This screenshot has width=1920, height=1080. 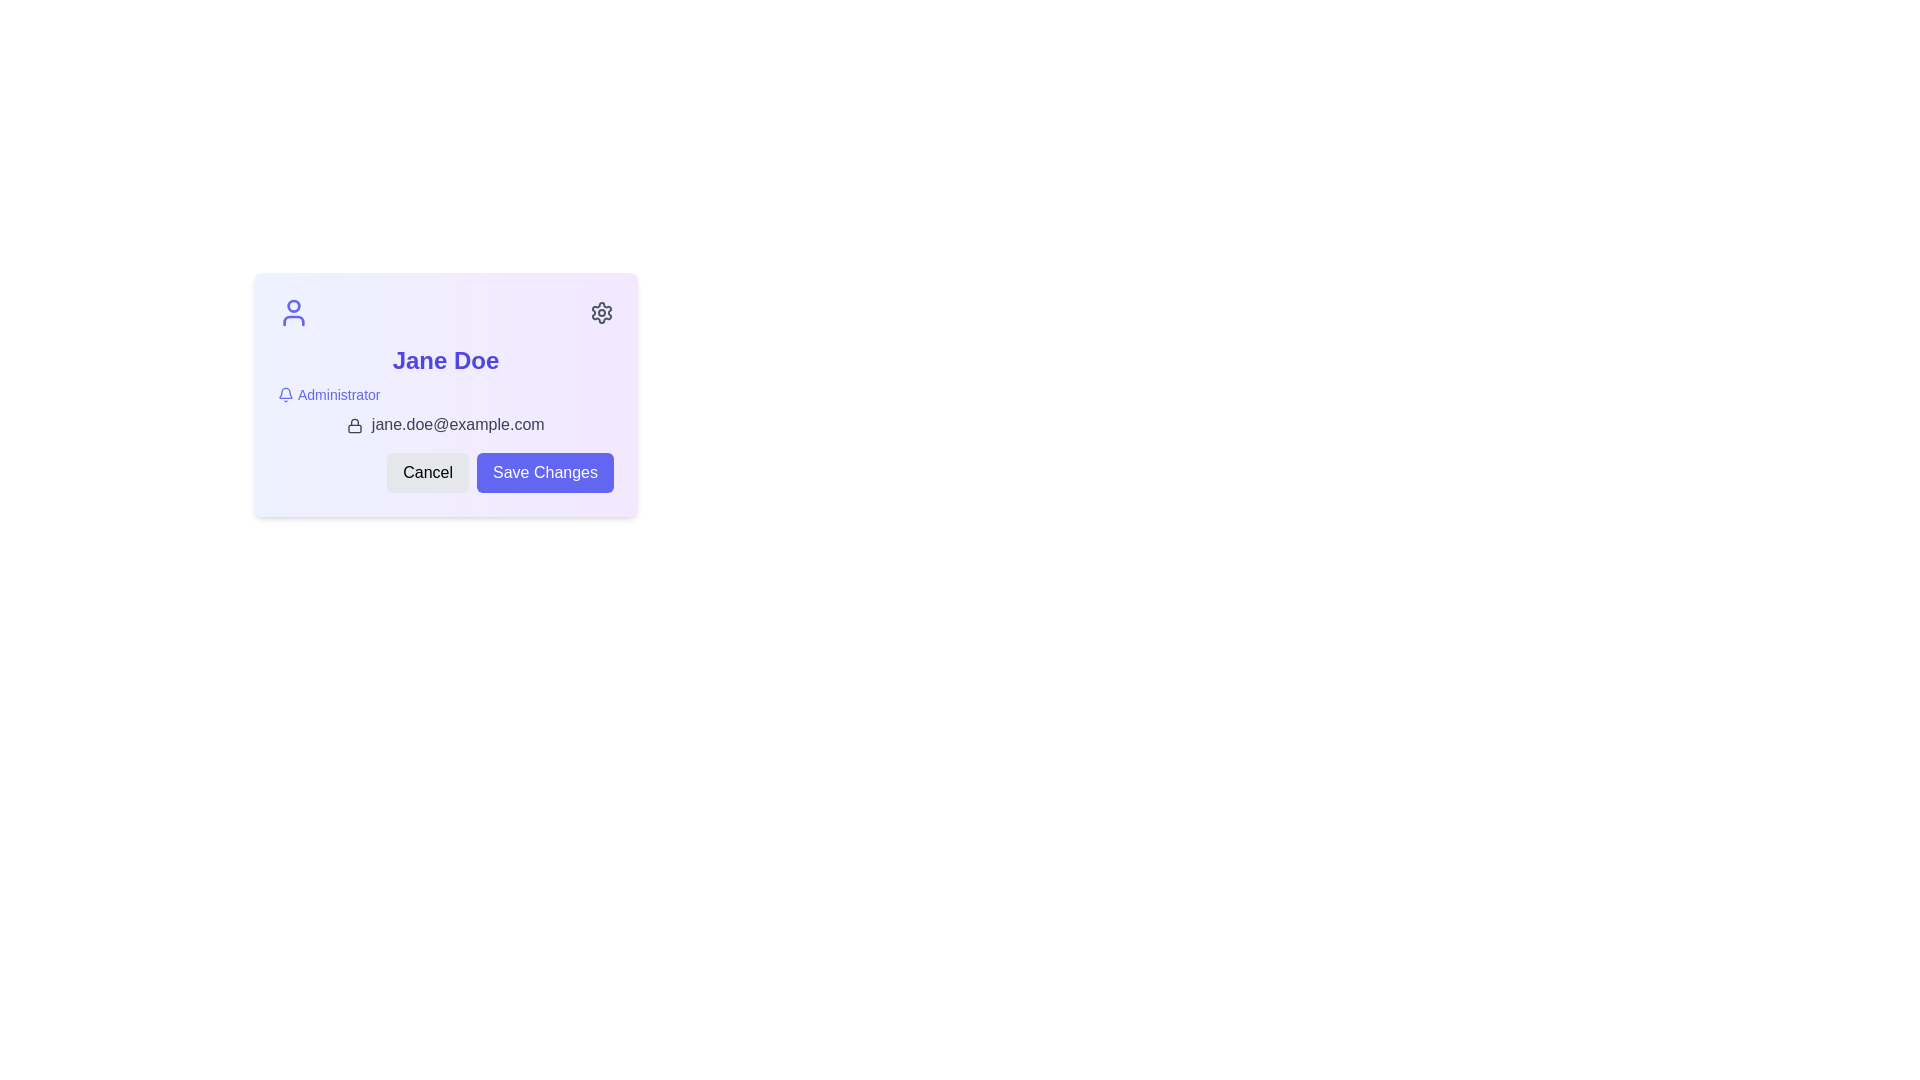 I want to click on the gear-shaped settings icon located in the upper-right corner of the settings interface, so click(x=600, y=312).